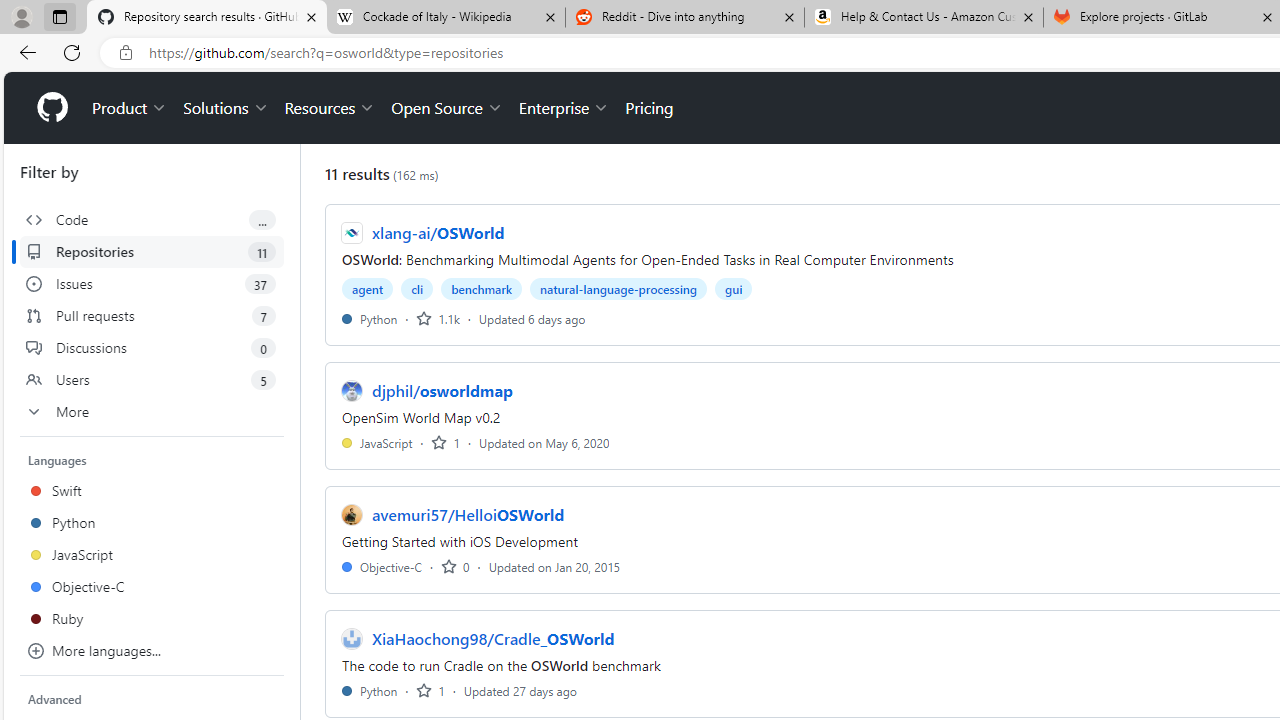  Describe the element at coordinates (429, 689) in the screenshot. I see `'1 stars'` at that location.